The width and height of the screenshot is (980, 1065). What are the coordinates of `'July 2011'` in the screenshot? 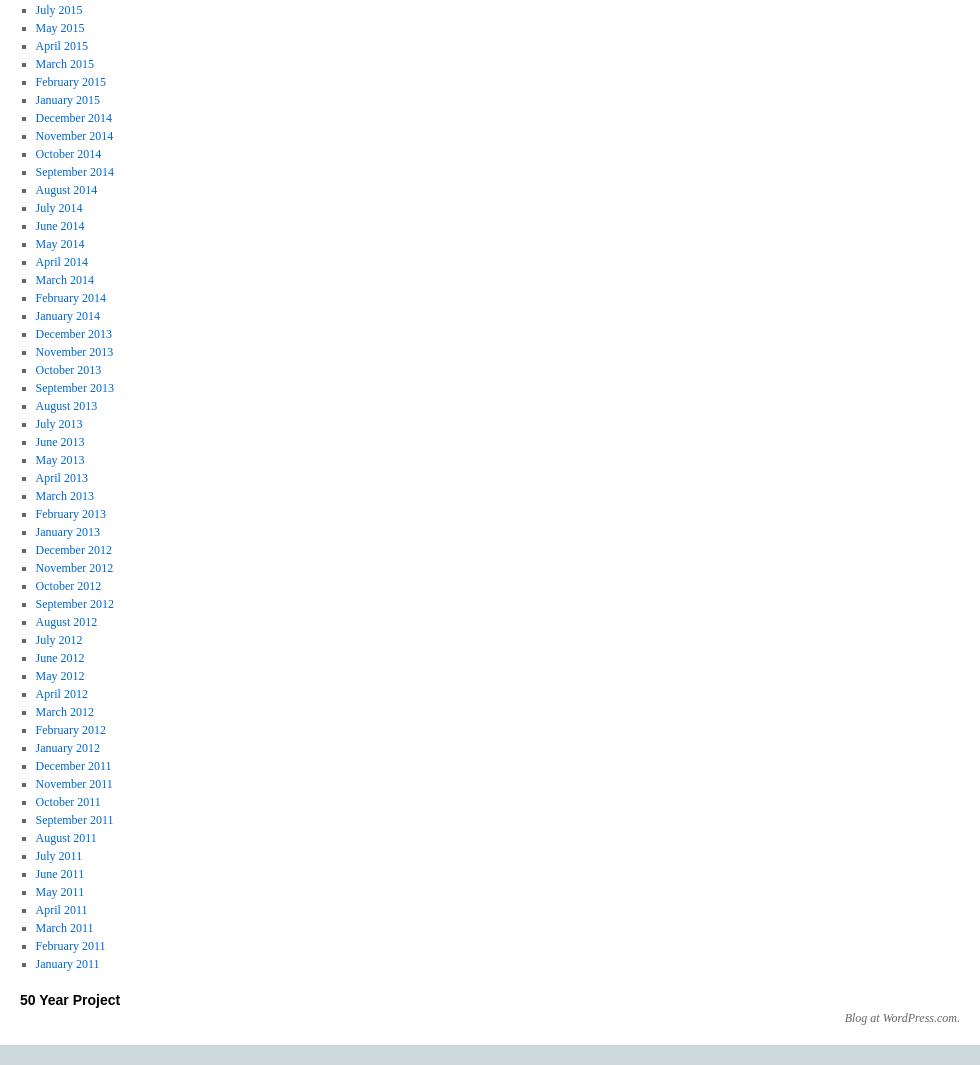 It's located at (58, 856).